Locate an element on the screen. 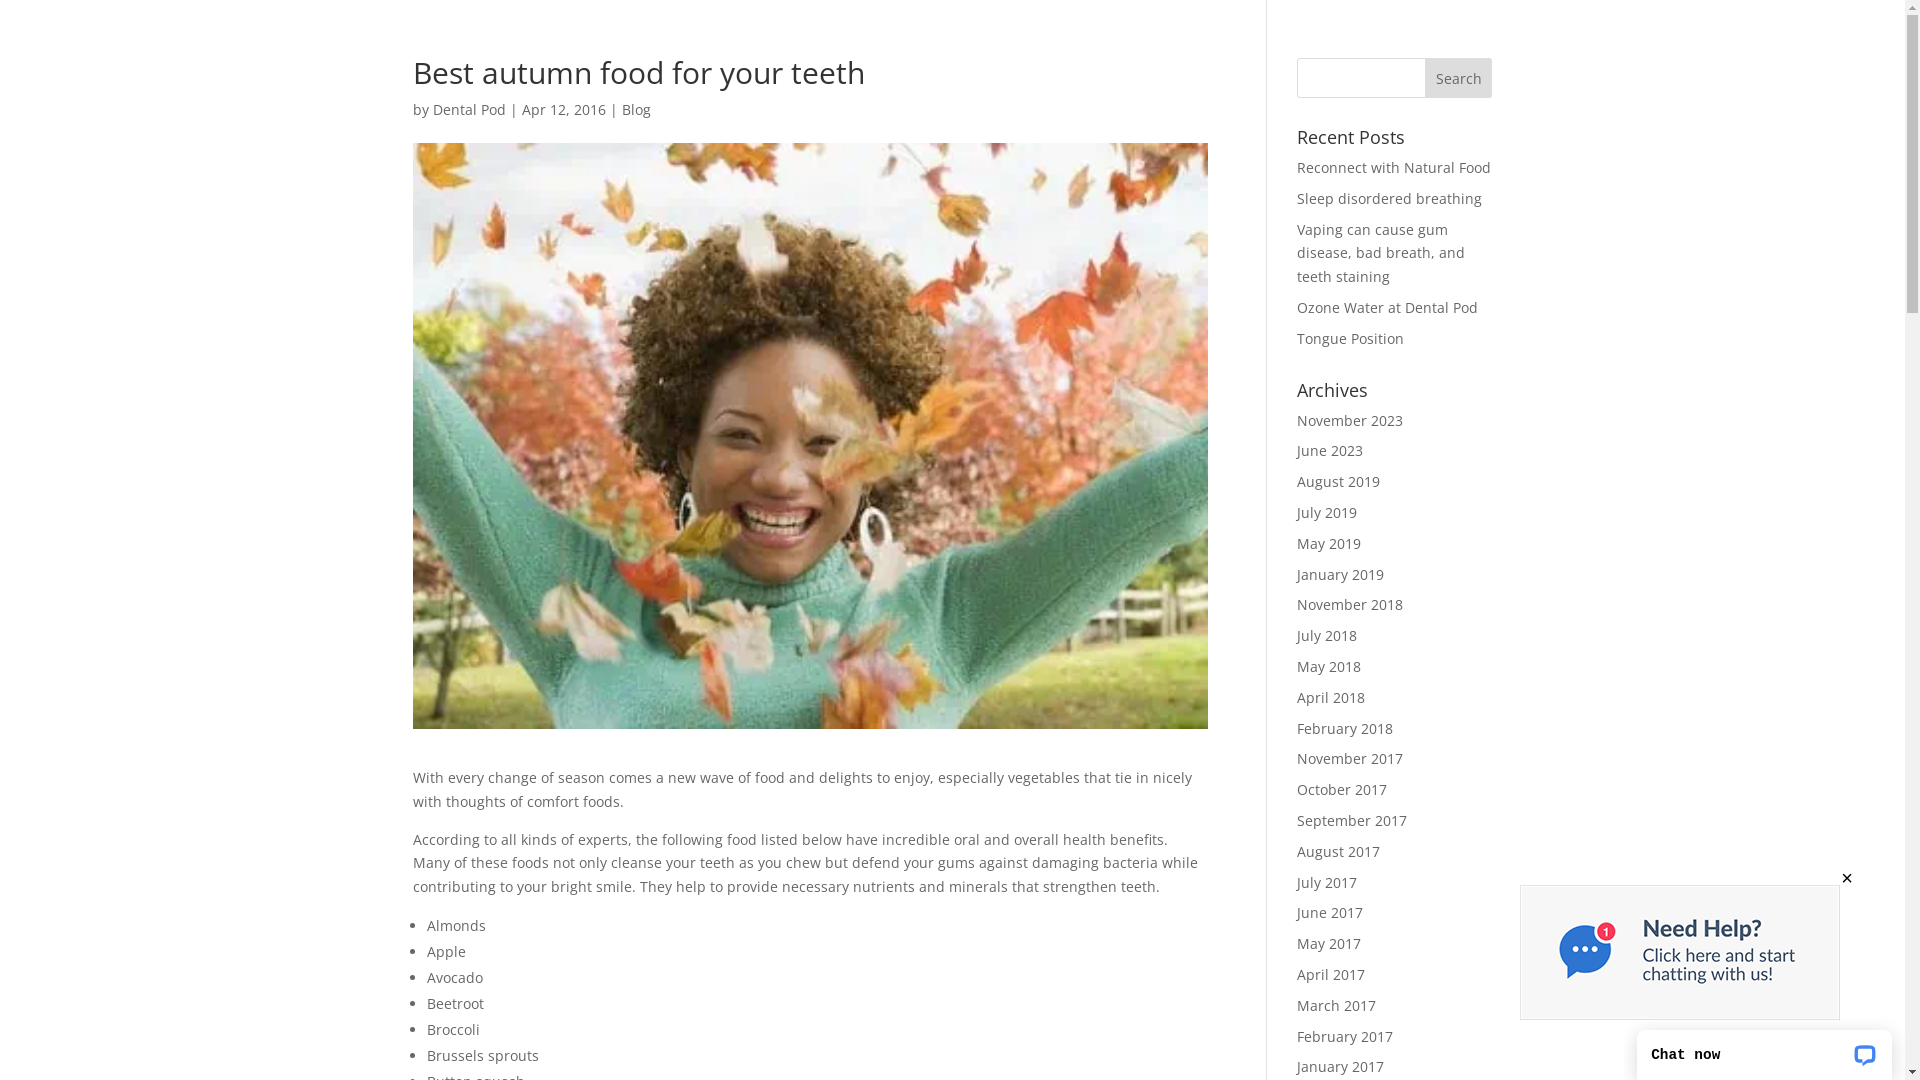 This screenshot has width=1920, height=1080. 'November 2018' is located at coordinates (1349, 603).